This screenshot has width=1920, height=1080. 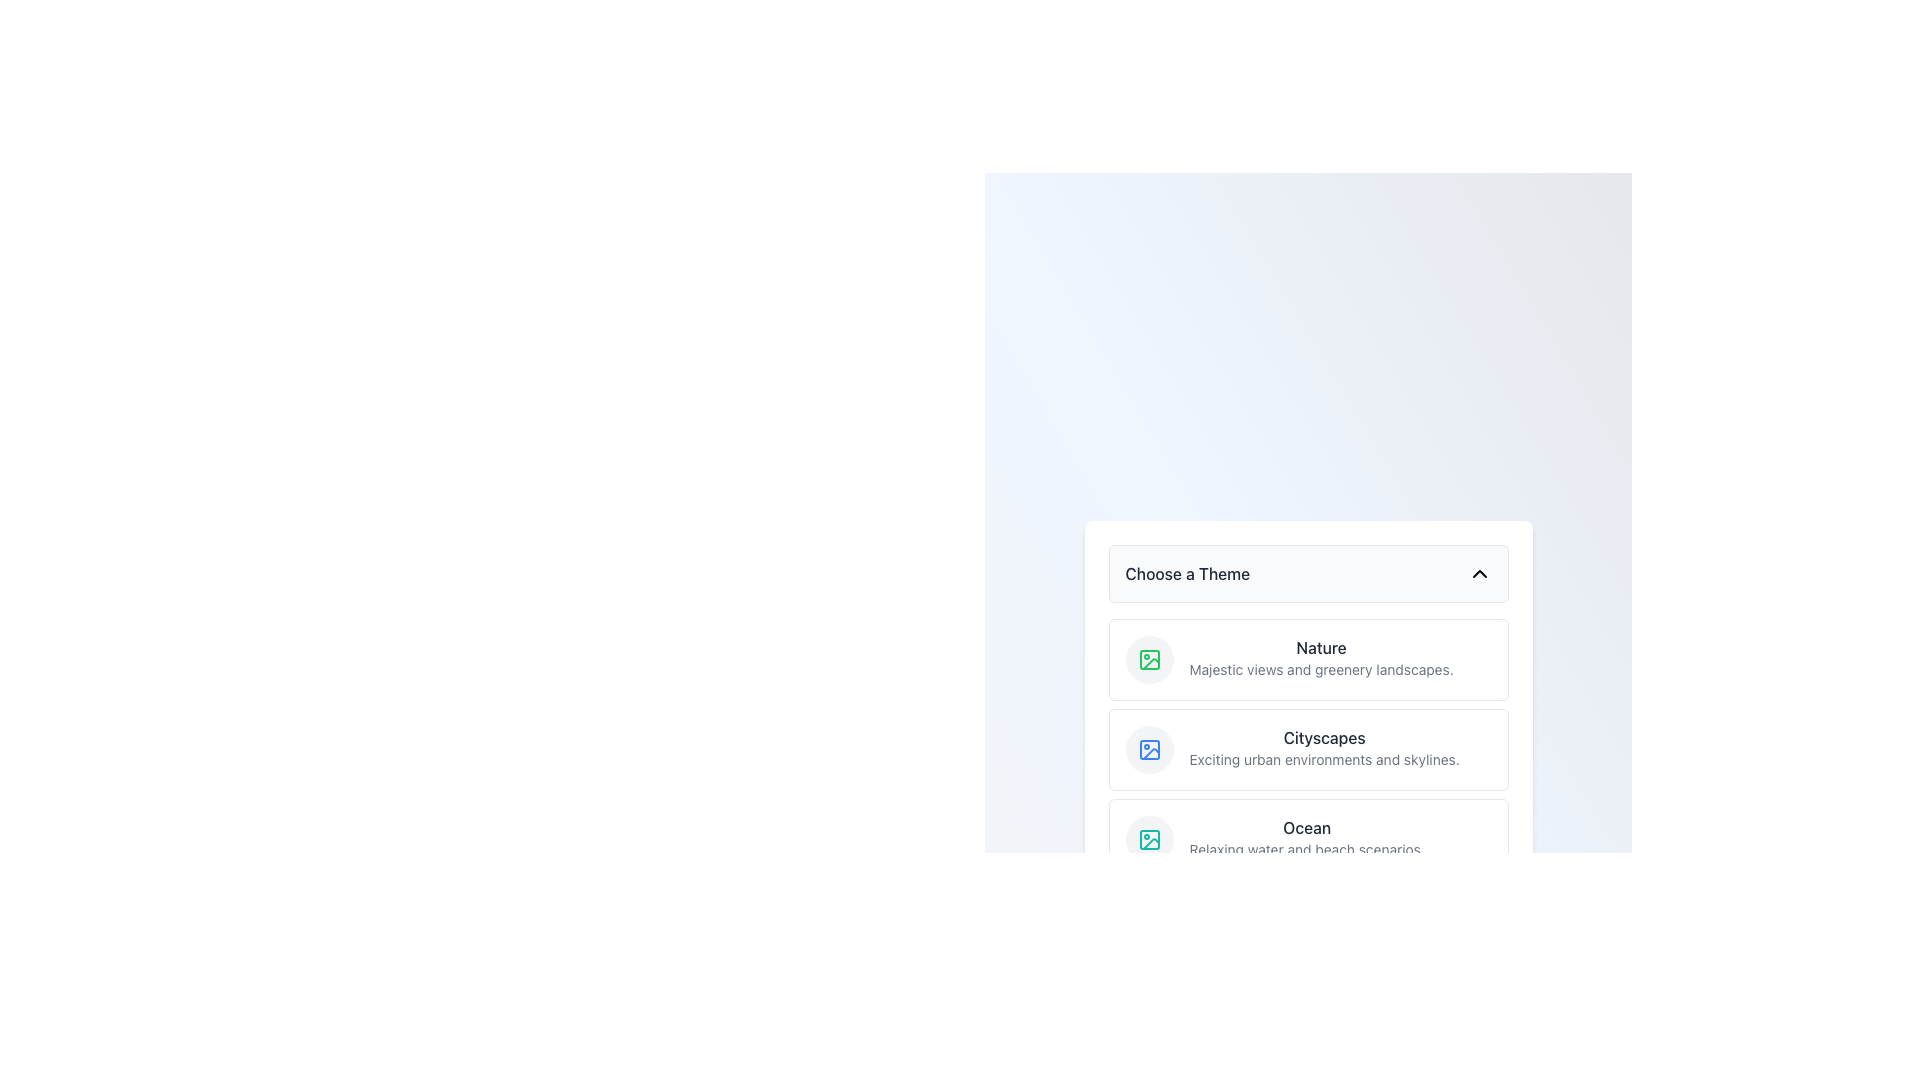 I want to click on the circular icon with a light gray background and teal accents, located at the leftmost edge of the 'Ocean' theme row, so click(x=1149, y=840).